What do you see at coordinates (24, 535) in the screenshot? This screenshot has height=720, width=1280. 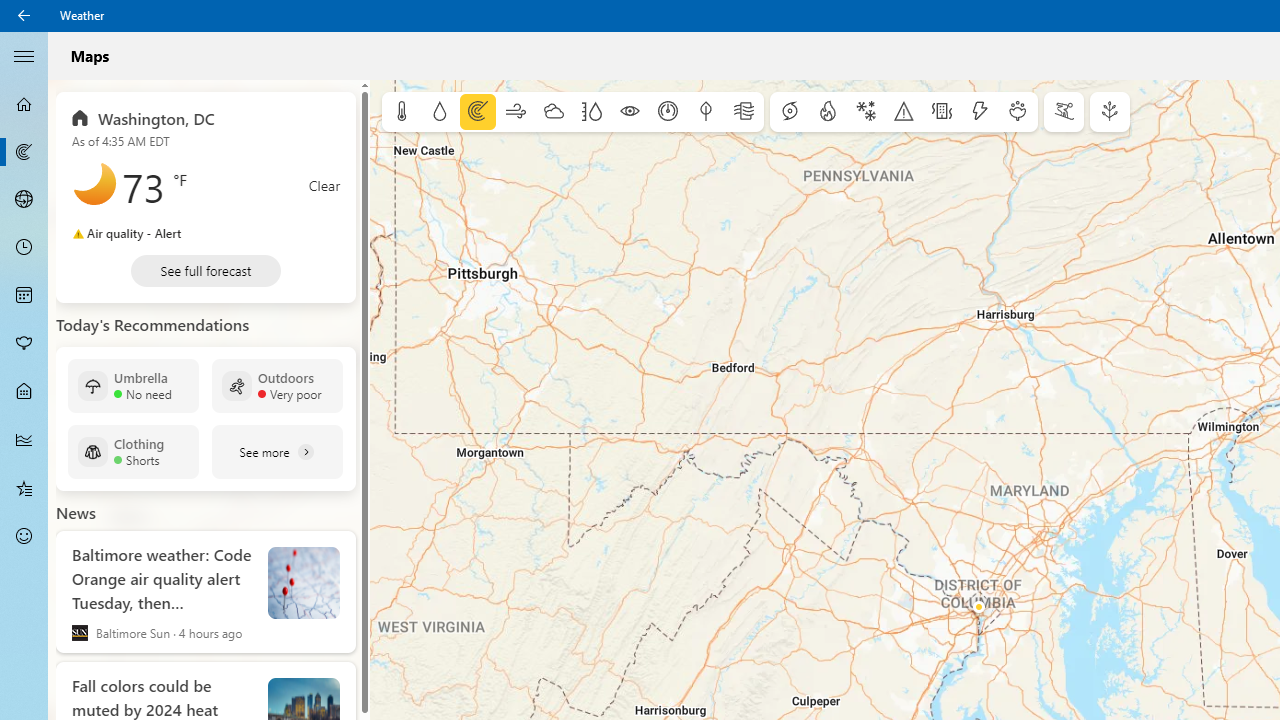 I see `'Send Feedback - Not Selected'` at bounding box center [24, 535].